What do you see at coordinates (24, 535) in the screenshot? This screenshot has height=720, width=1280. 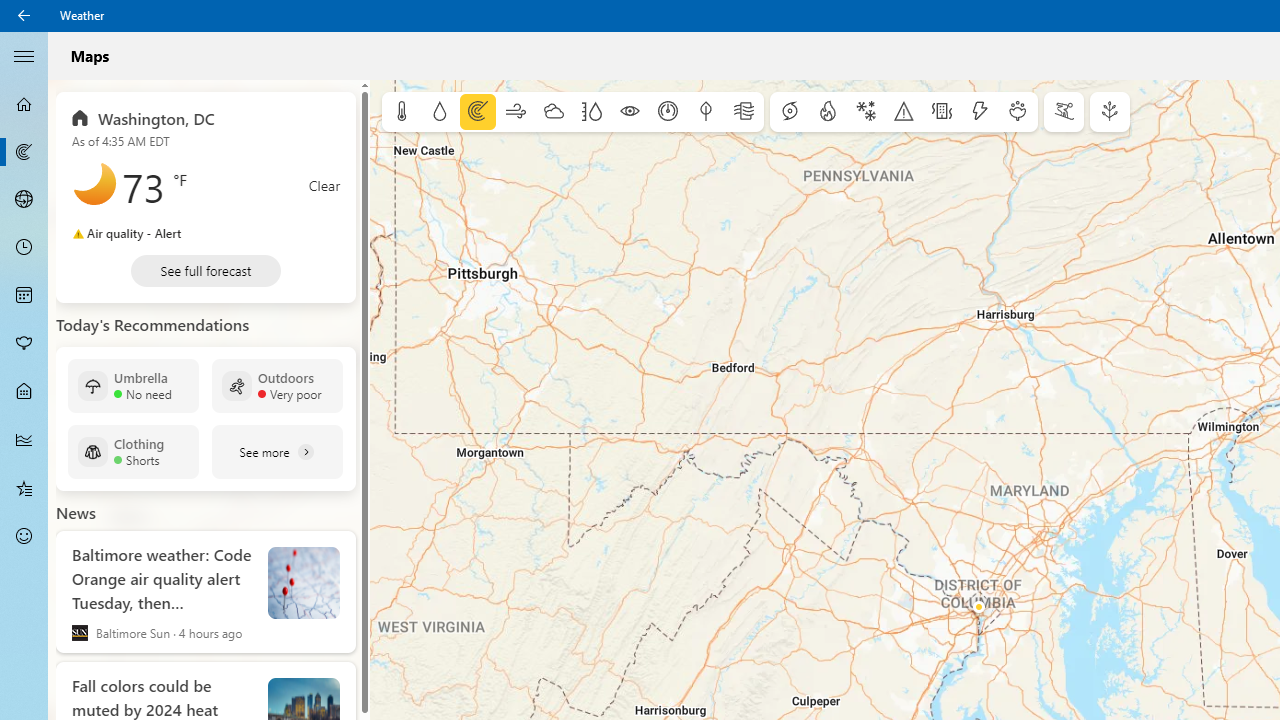 I see `'Send Feedback - Not Selected'` at bounding box center [24, 535].